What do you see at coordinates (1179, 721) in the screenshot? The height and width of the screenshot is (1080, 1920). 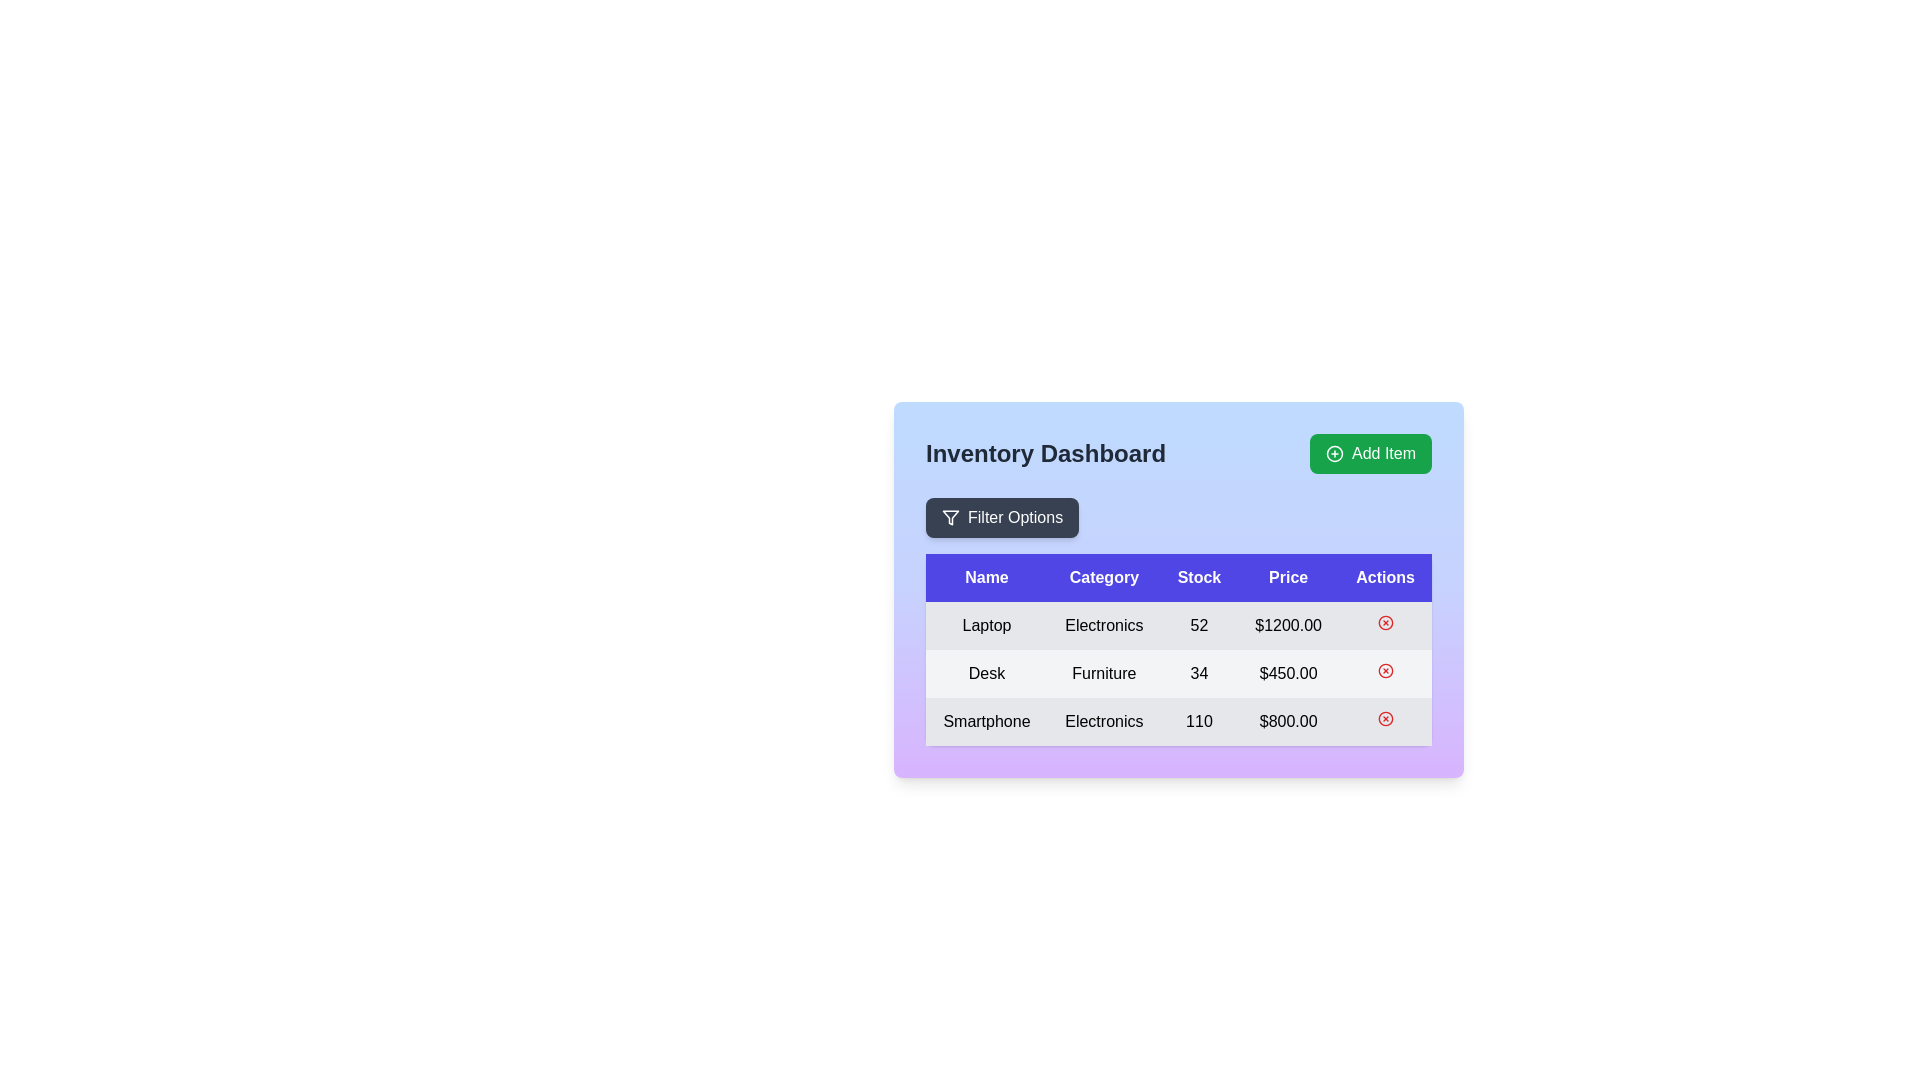 I see `the third row in the table displaying information about the 'Smartphone' product` at bounding box center [1179, 721].